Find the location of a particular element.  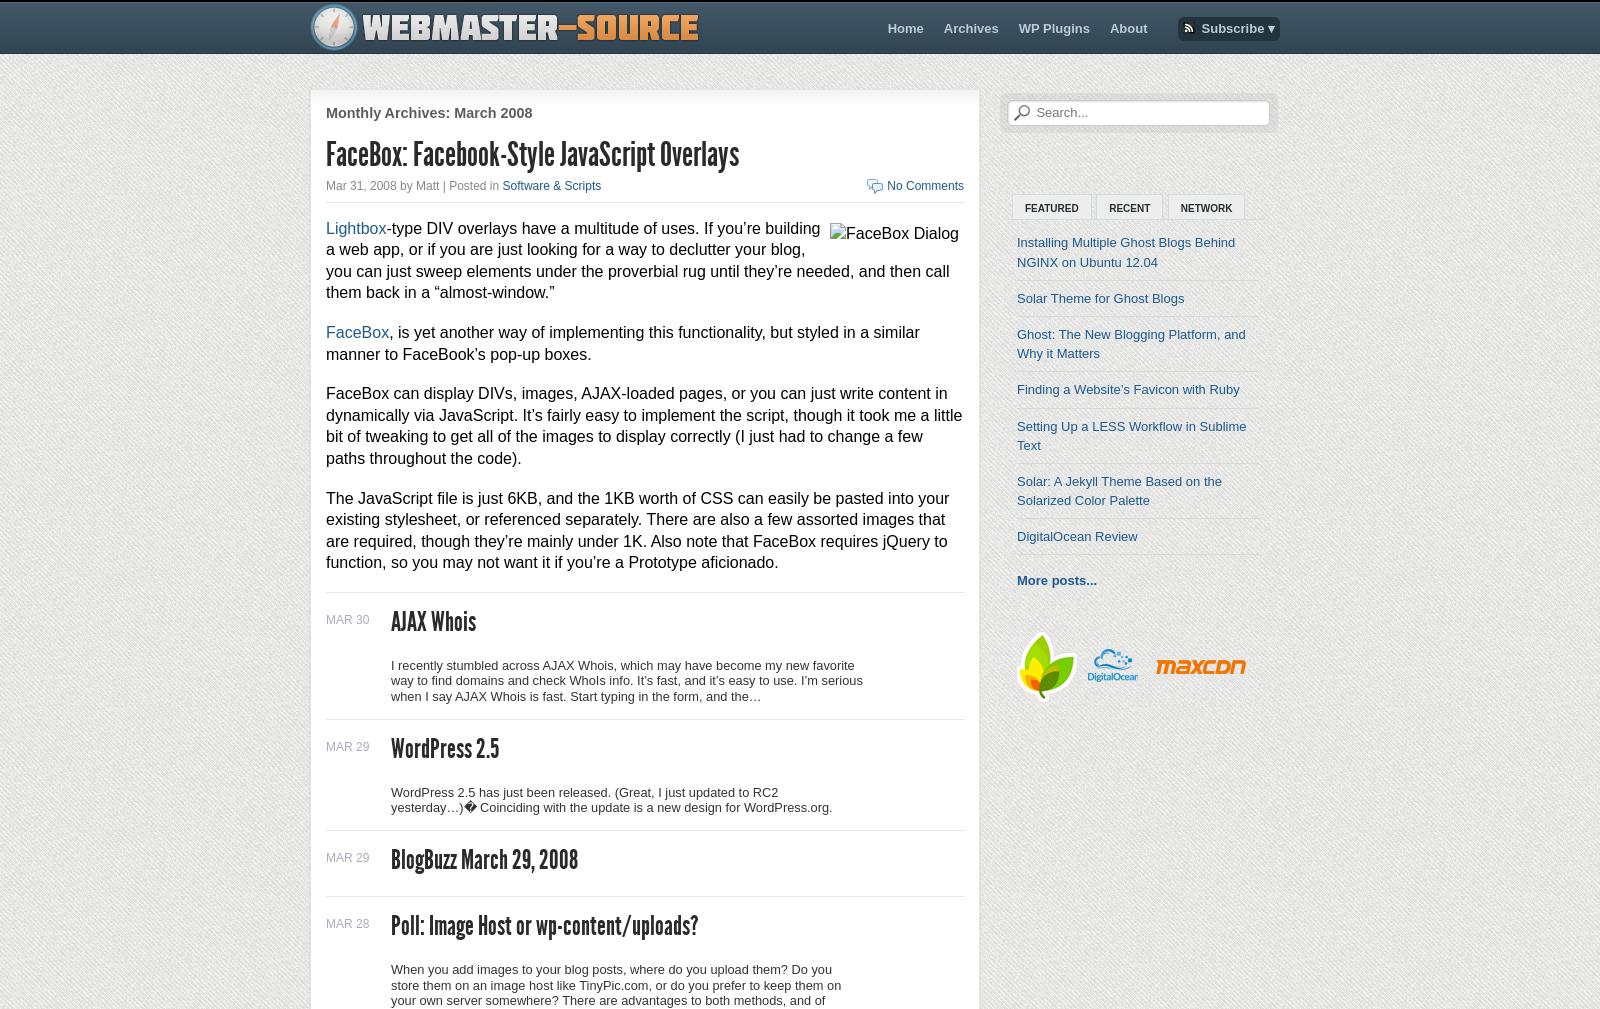

'Lightbox' is located at coordinates (356, 226).